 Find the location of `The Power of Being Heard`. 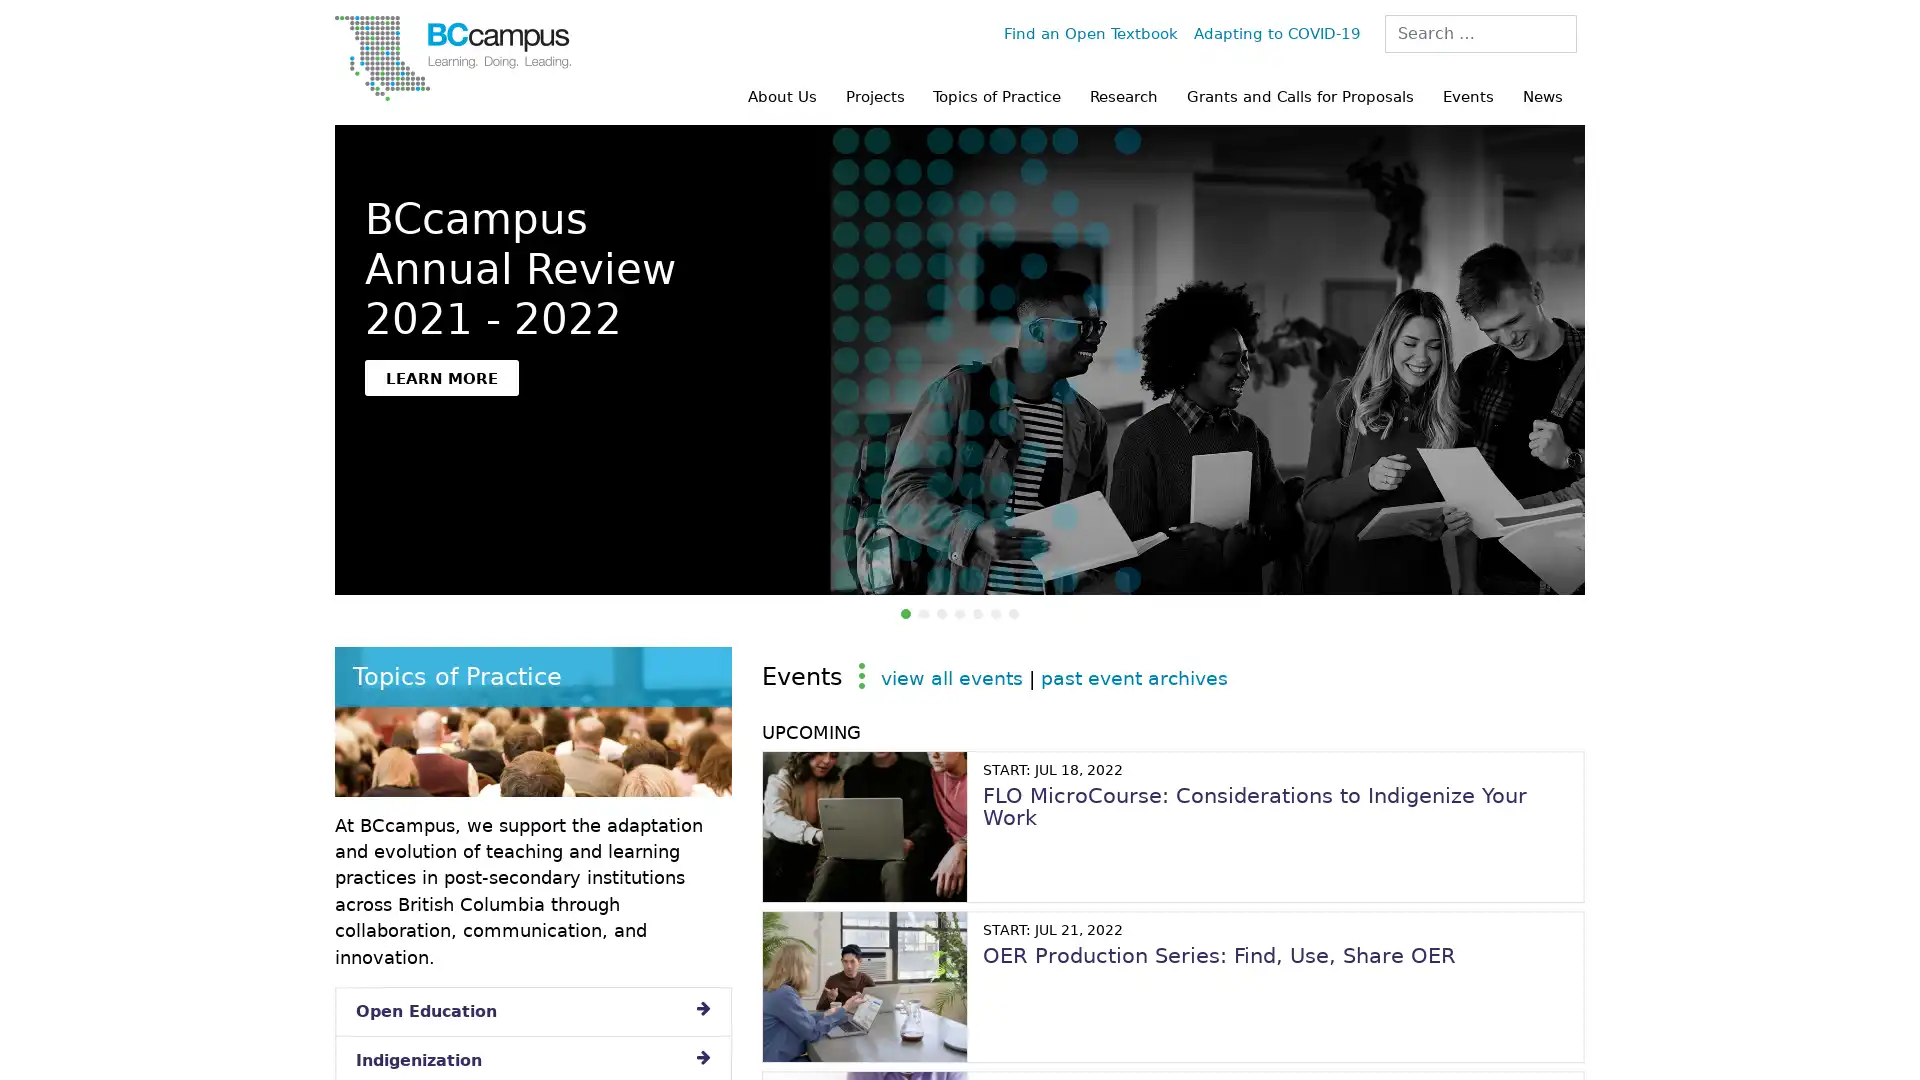

The Power of Being Heard is located at coordinates (1013, 612).